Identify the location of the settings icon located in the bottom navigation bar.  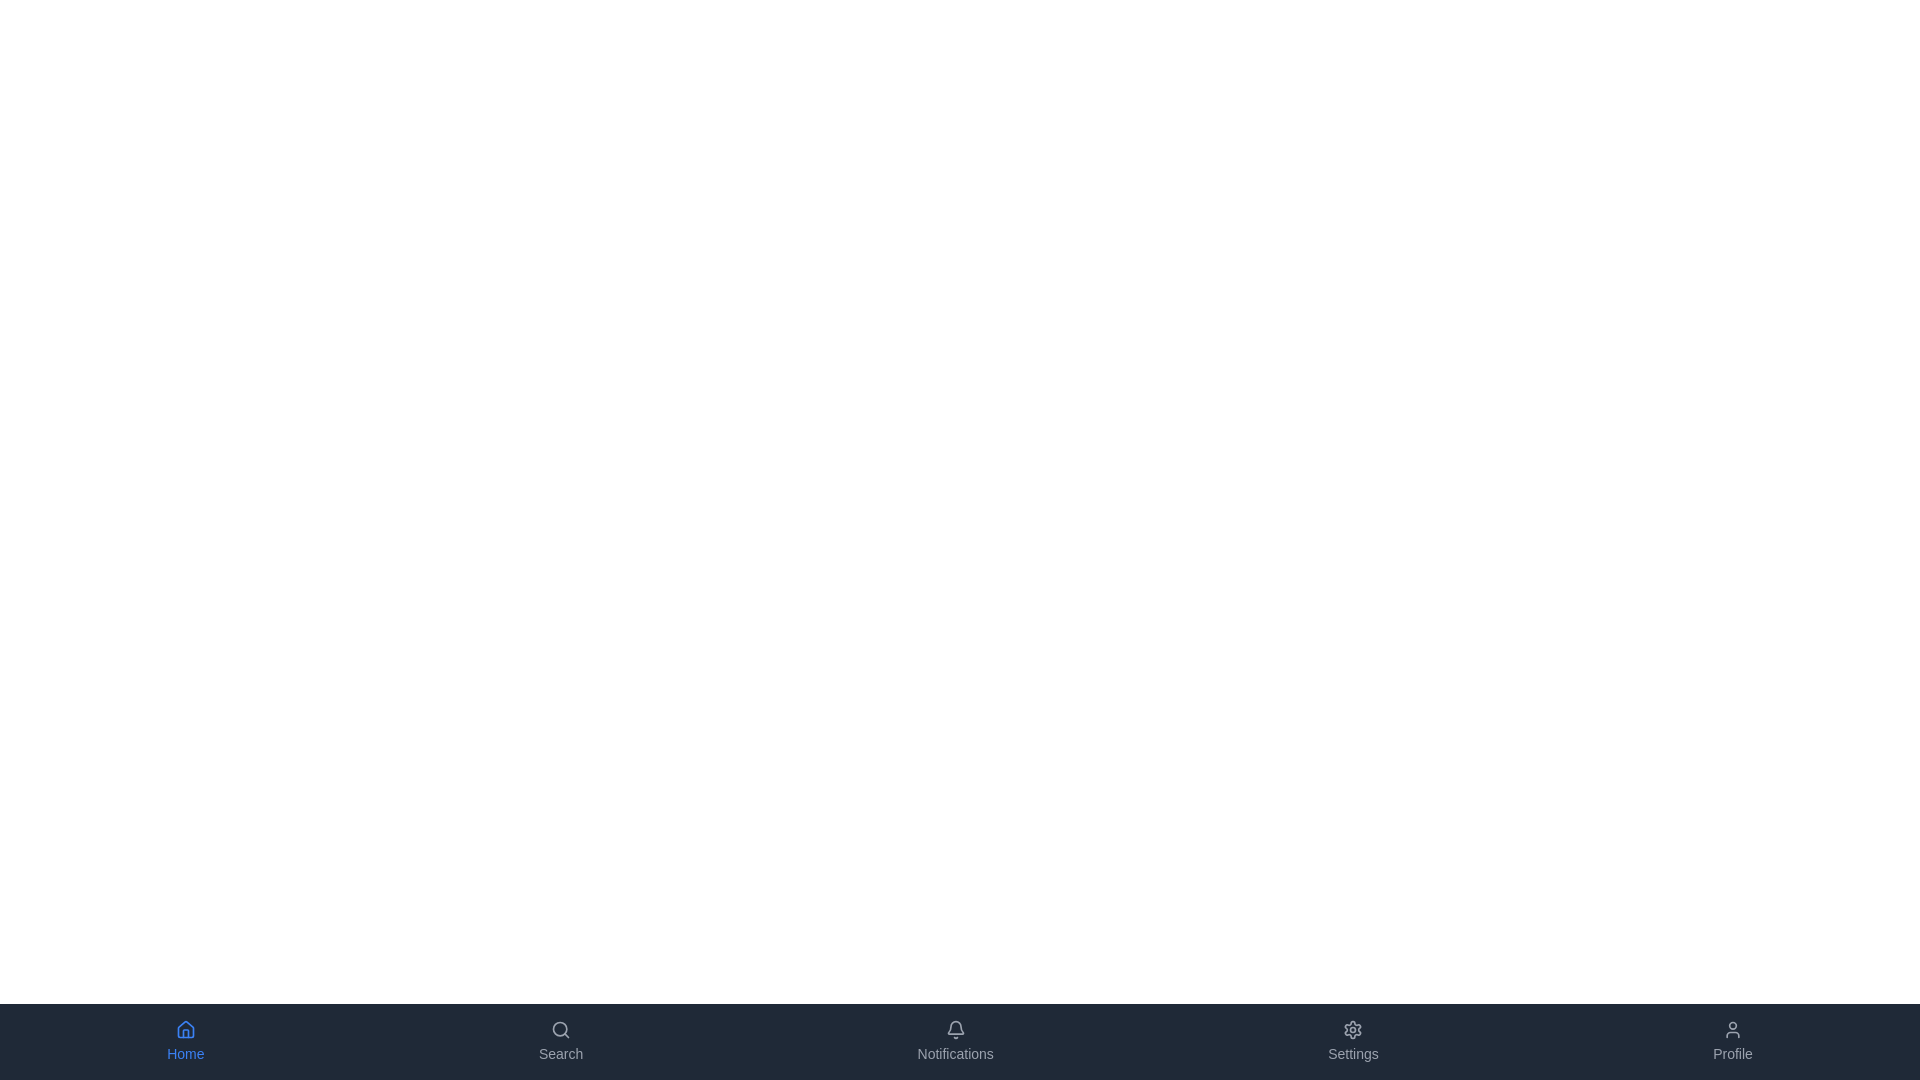
(1353, 1029).